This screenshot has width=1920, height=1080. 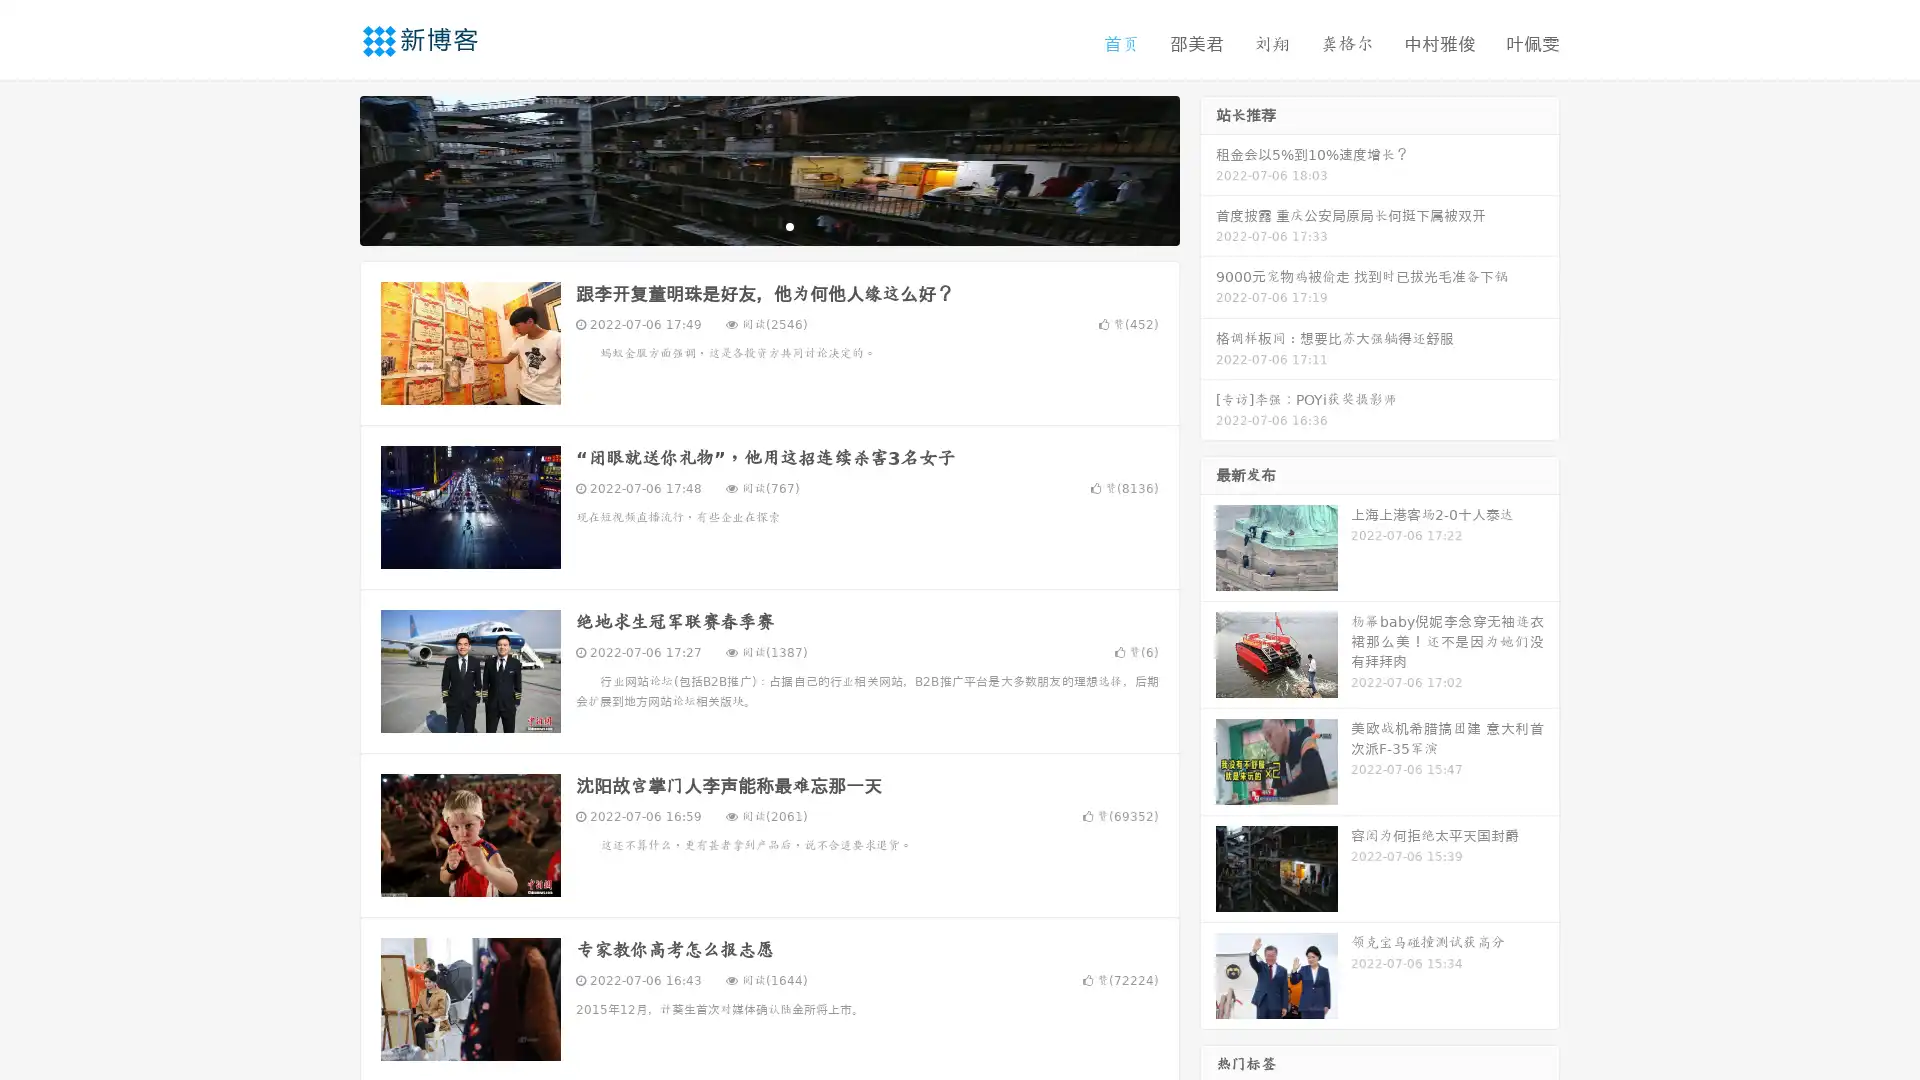 I want to click on Previous slide, so click(x=330, y=168).